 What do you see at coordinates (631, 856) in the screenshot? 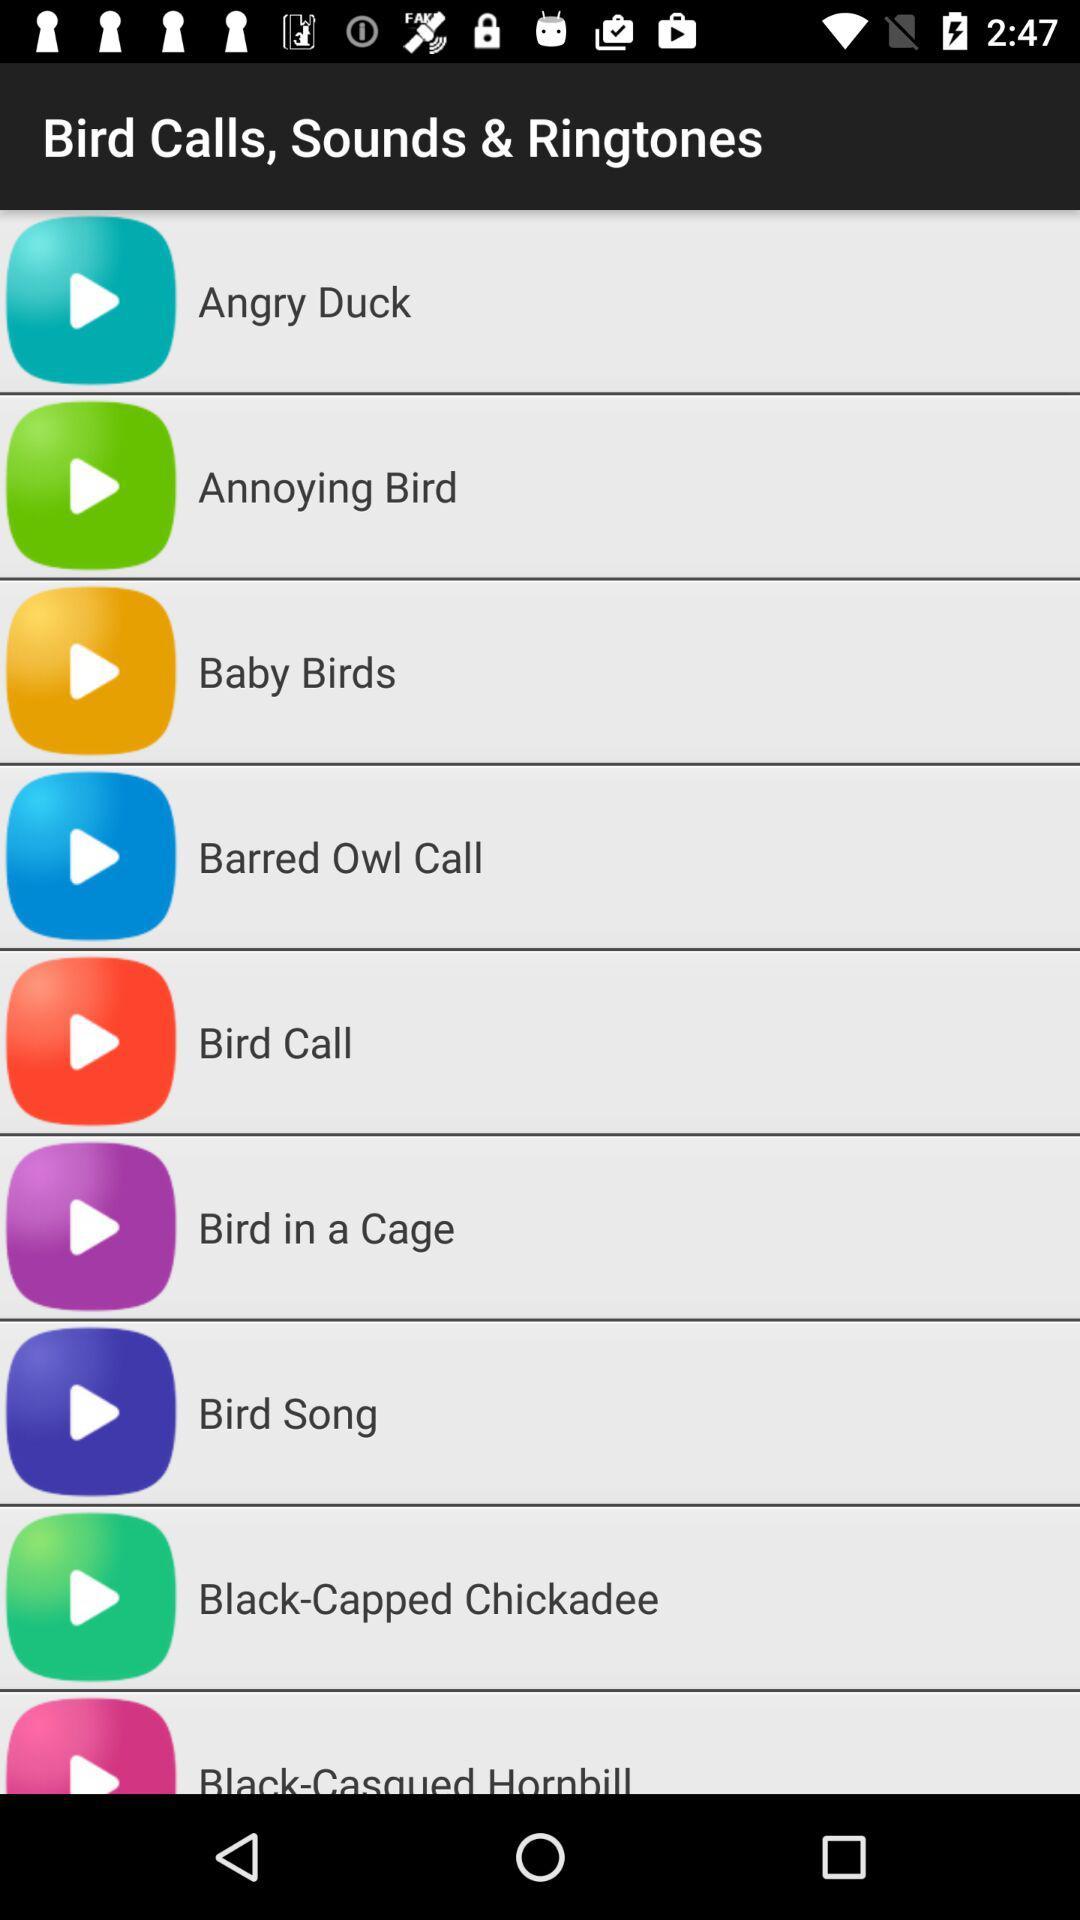
I see `the barred owl call icon` at bounding box center [631, 856].